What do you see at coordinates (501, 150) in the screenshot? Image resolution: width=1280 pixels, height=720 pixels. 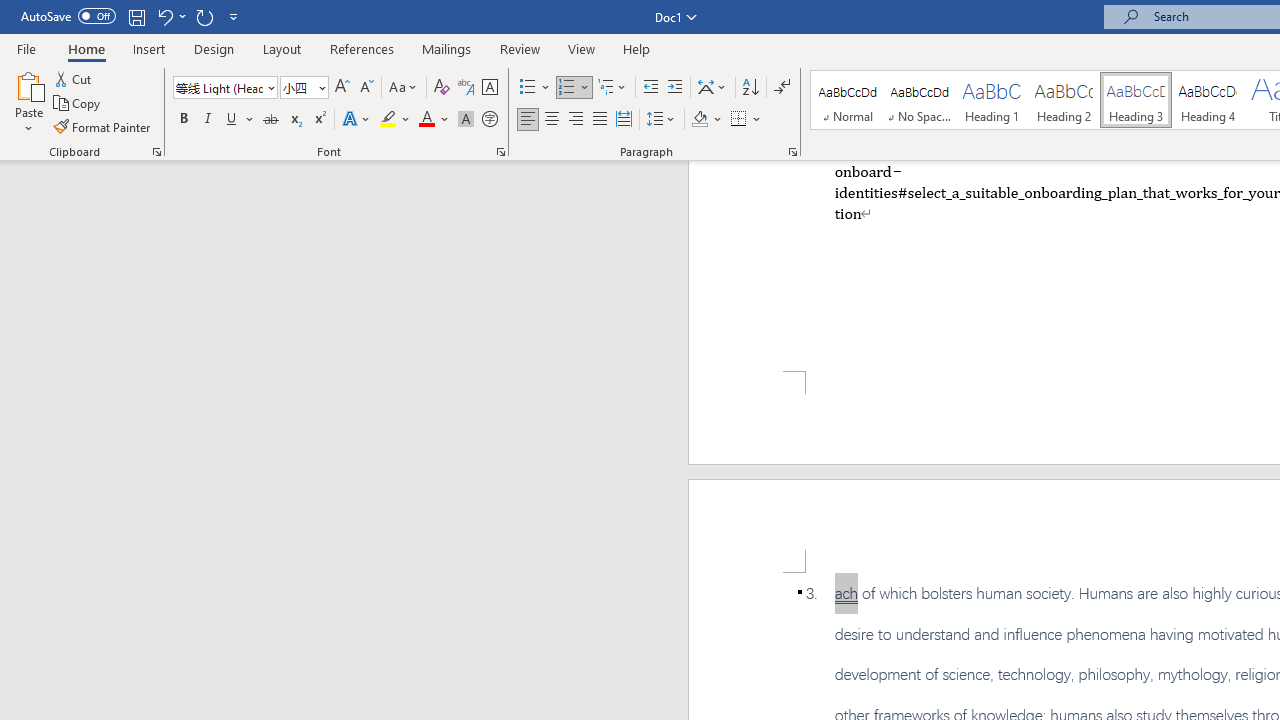 I see `'Font...'` at bounding box center [501, 150].